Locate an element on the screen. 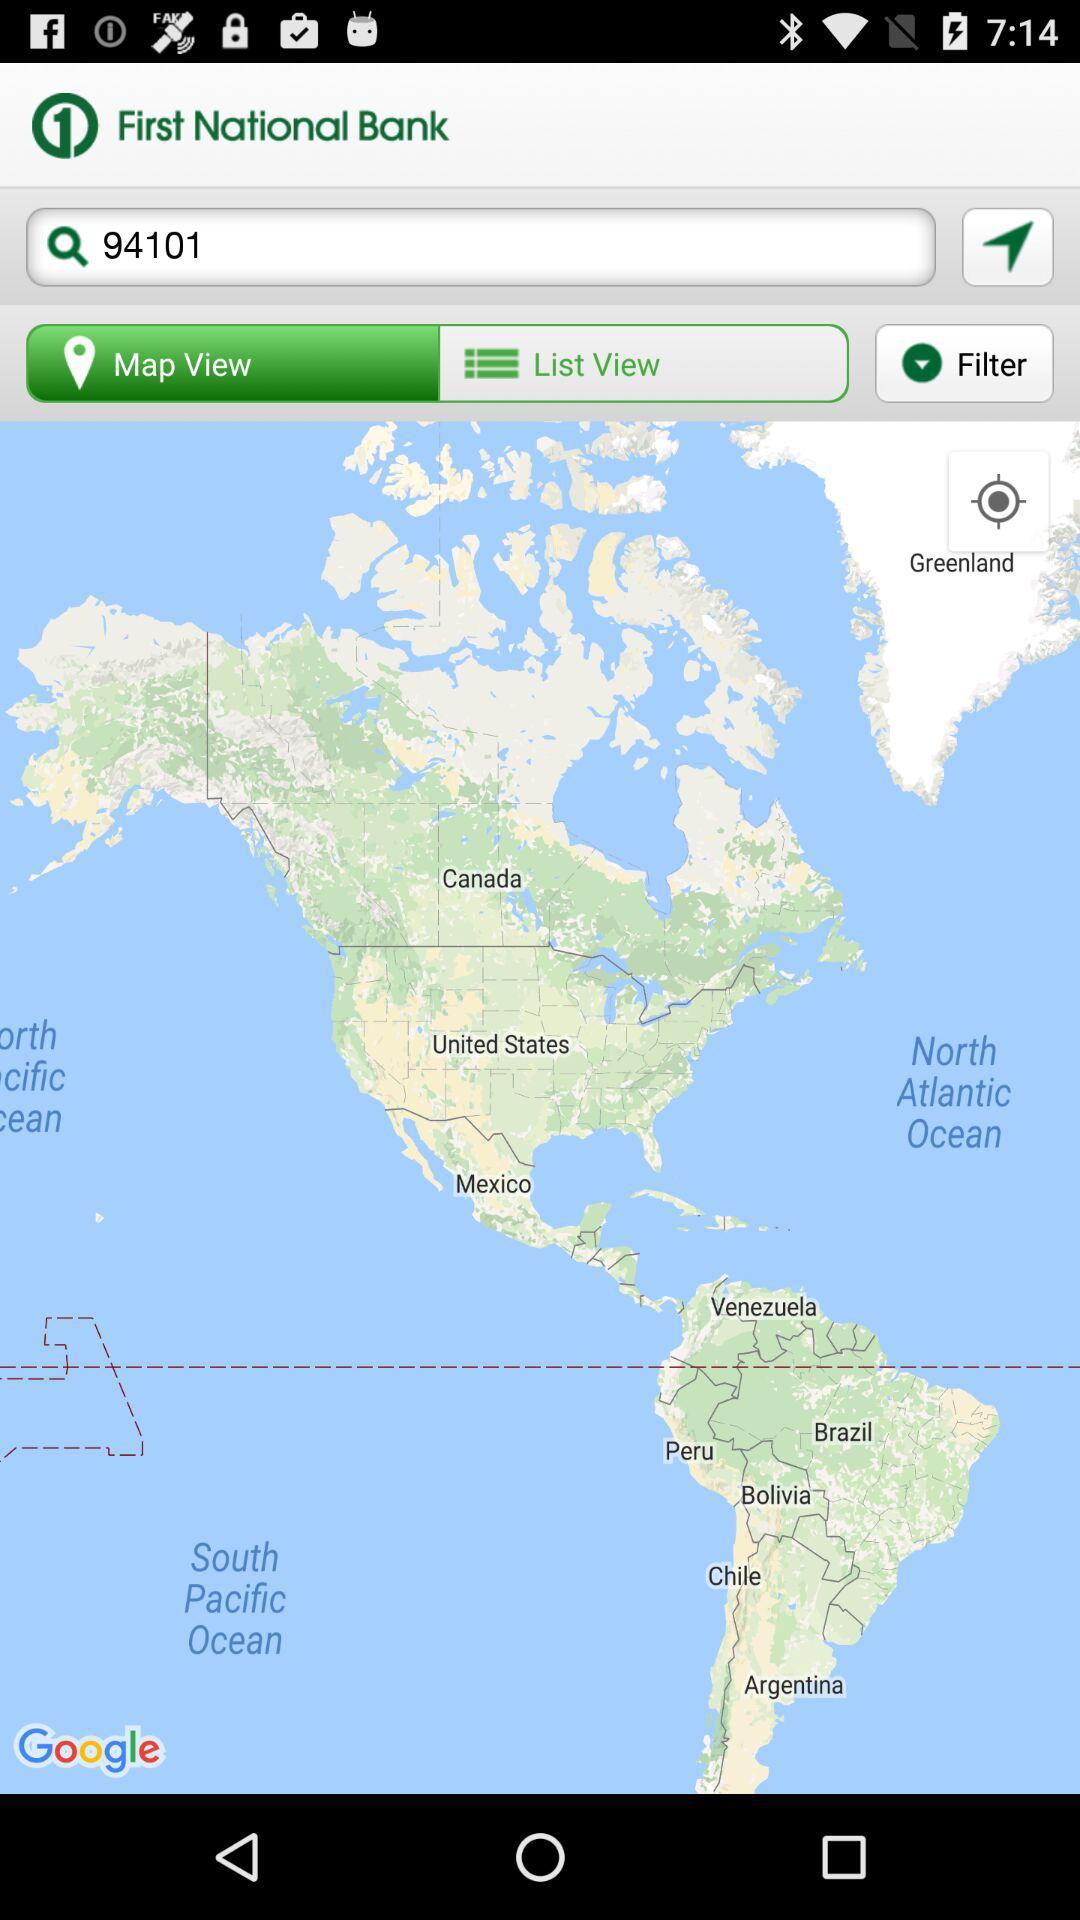 The width and height of the screenshot is (1080, 1920). the location_crosshair icon is located at coordinates (998, 538).